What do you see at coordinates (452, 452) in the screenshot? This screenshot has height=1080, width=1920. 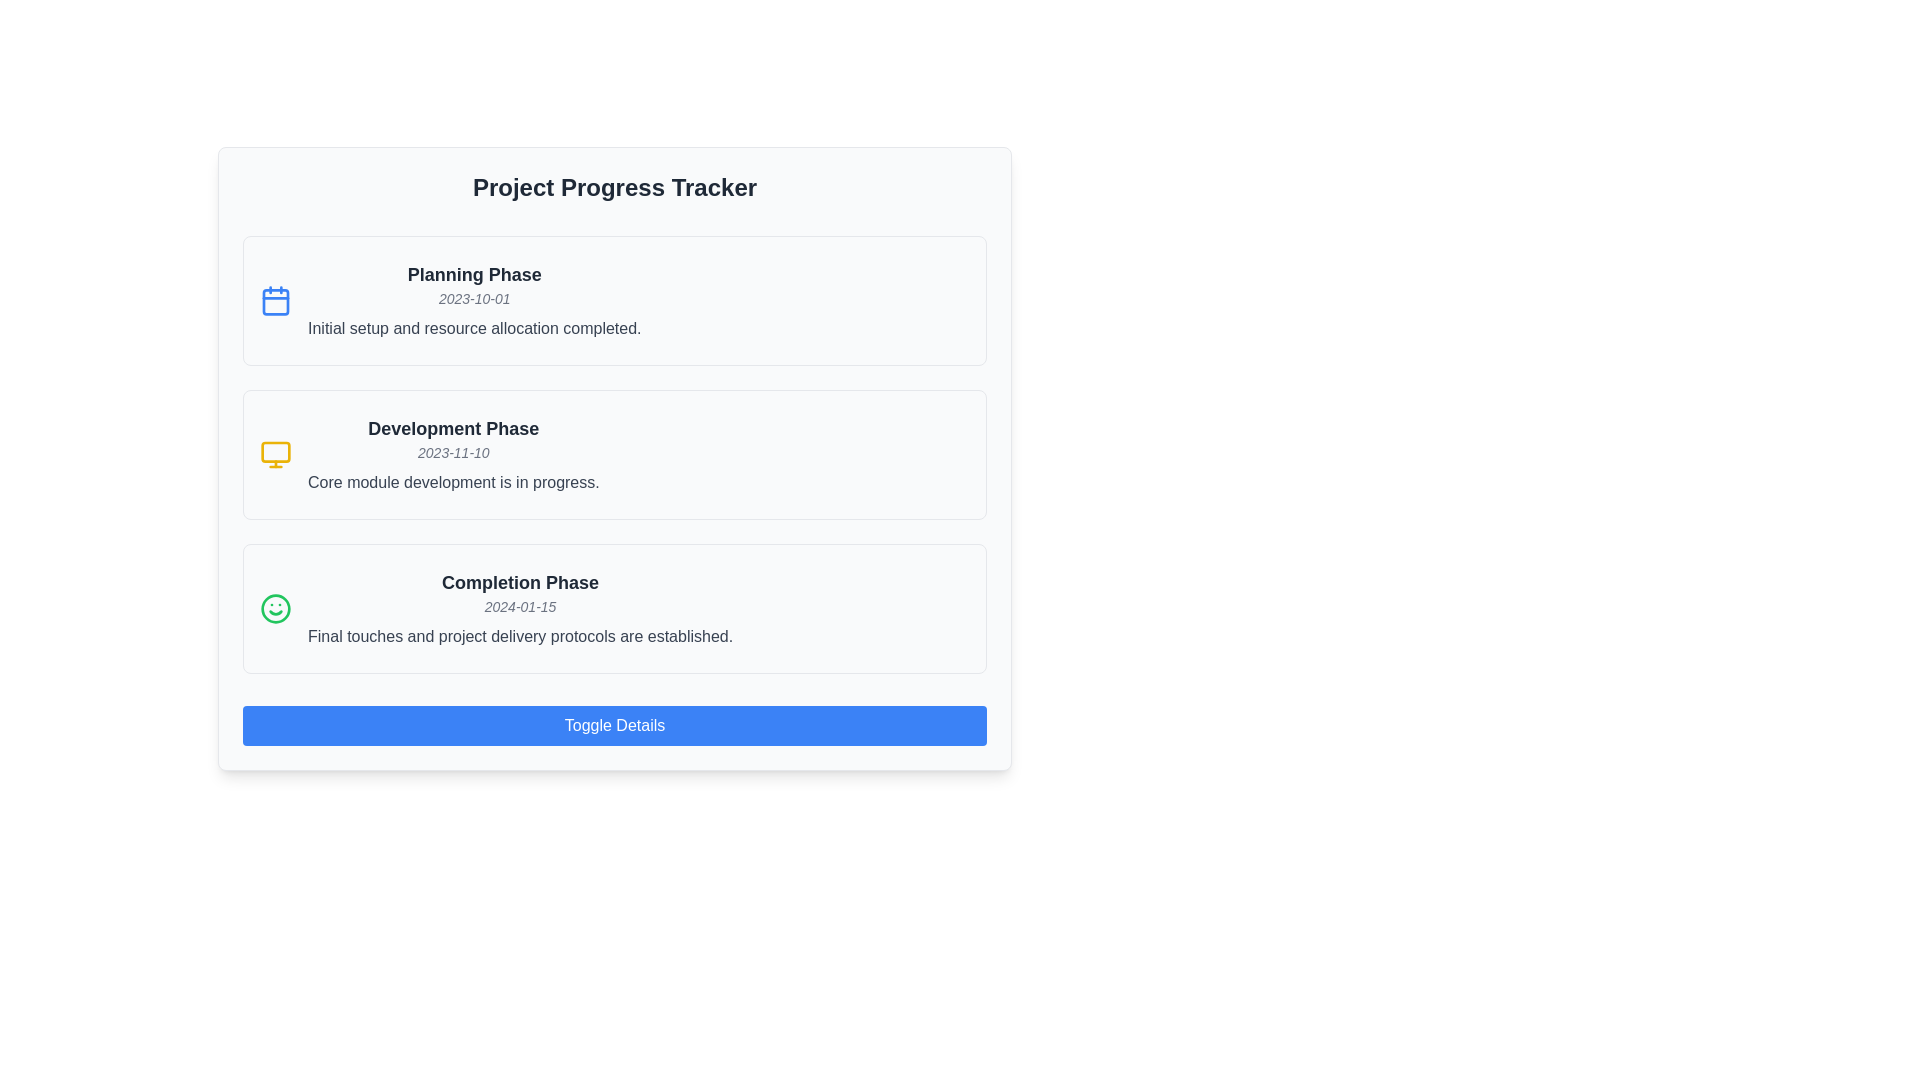 I see `the static text element that serves as a timestamp for the 'Development Phase' of the project, located in the center section of the interface` at bounding box center [452, 452].